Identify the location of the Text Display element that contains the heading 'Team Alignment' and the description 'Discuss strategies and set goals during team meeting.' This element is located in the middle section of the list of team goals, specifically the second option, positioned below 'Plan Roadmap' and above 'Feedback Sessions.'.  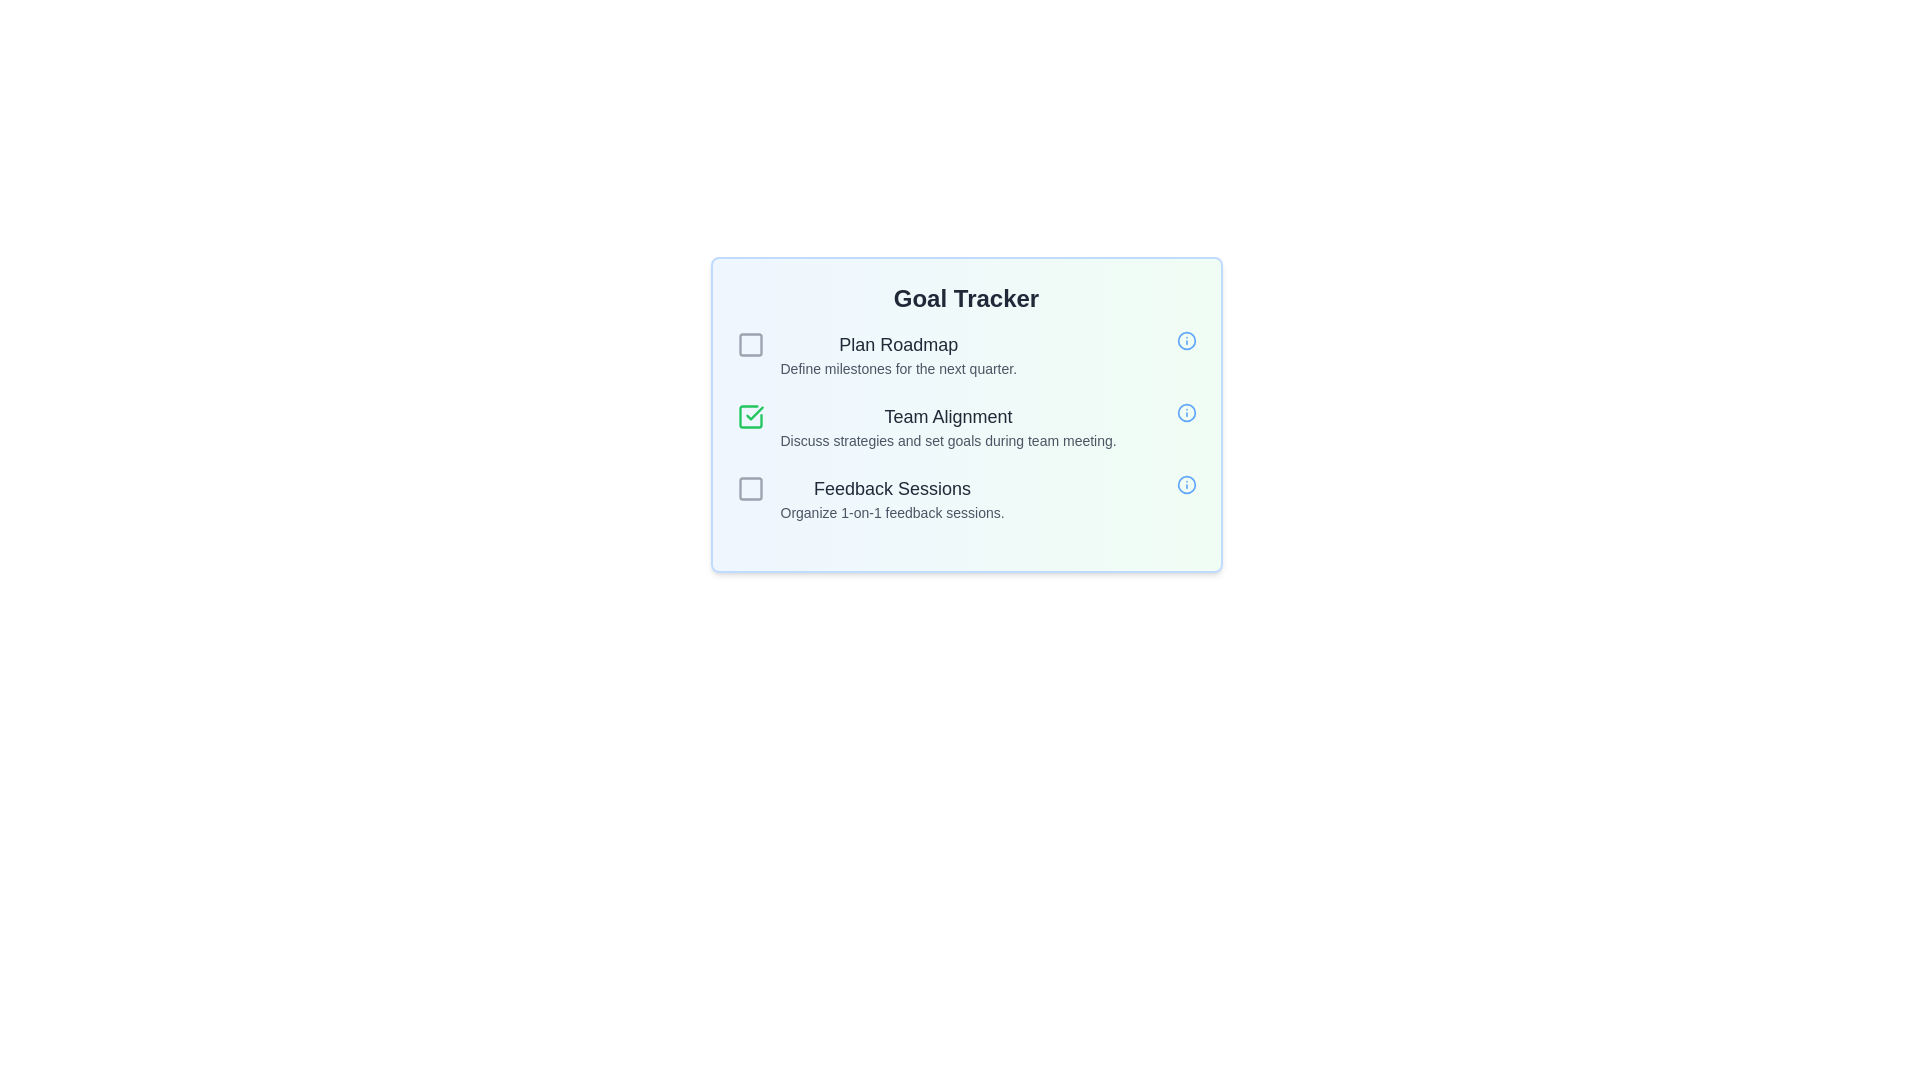
(947, 426).